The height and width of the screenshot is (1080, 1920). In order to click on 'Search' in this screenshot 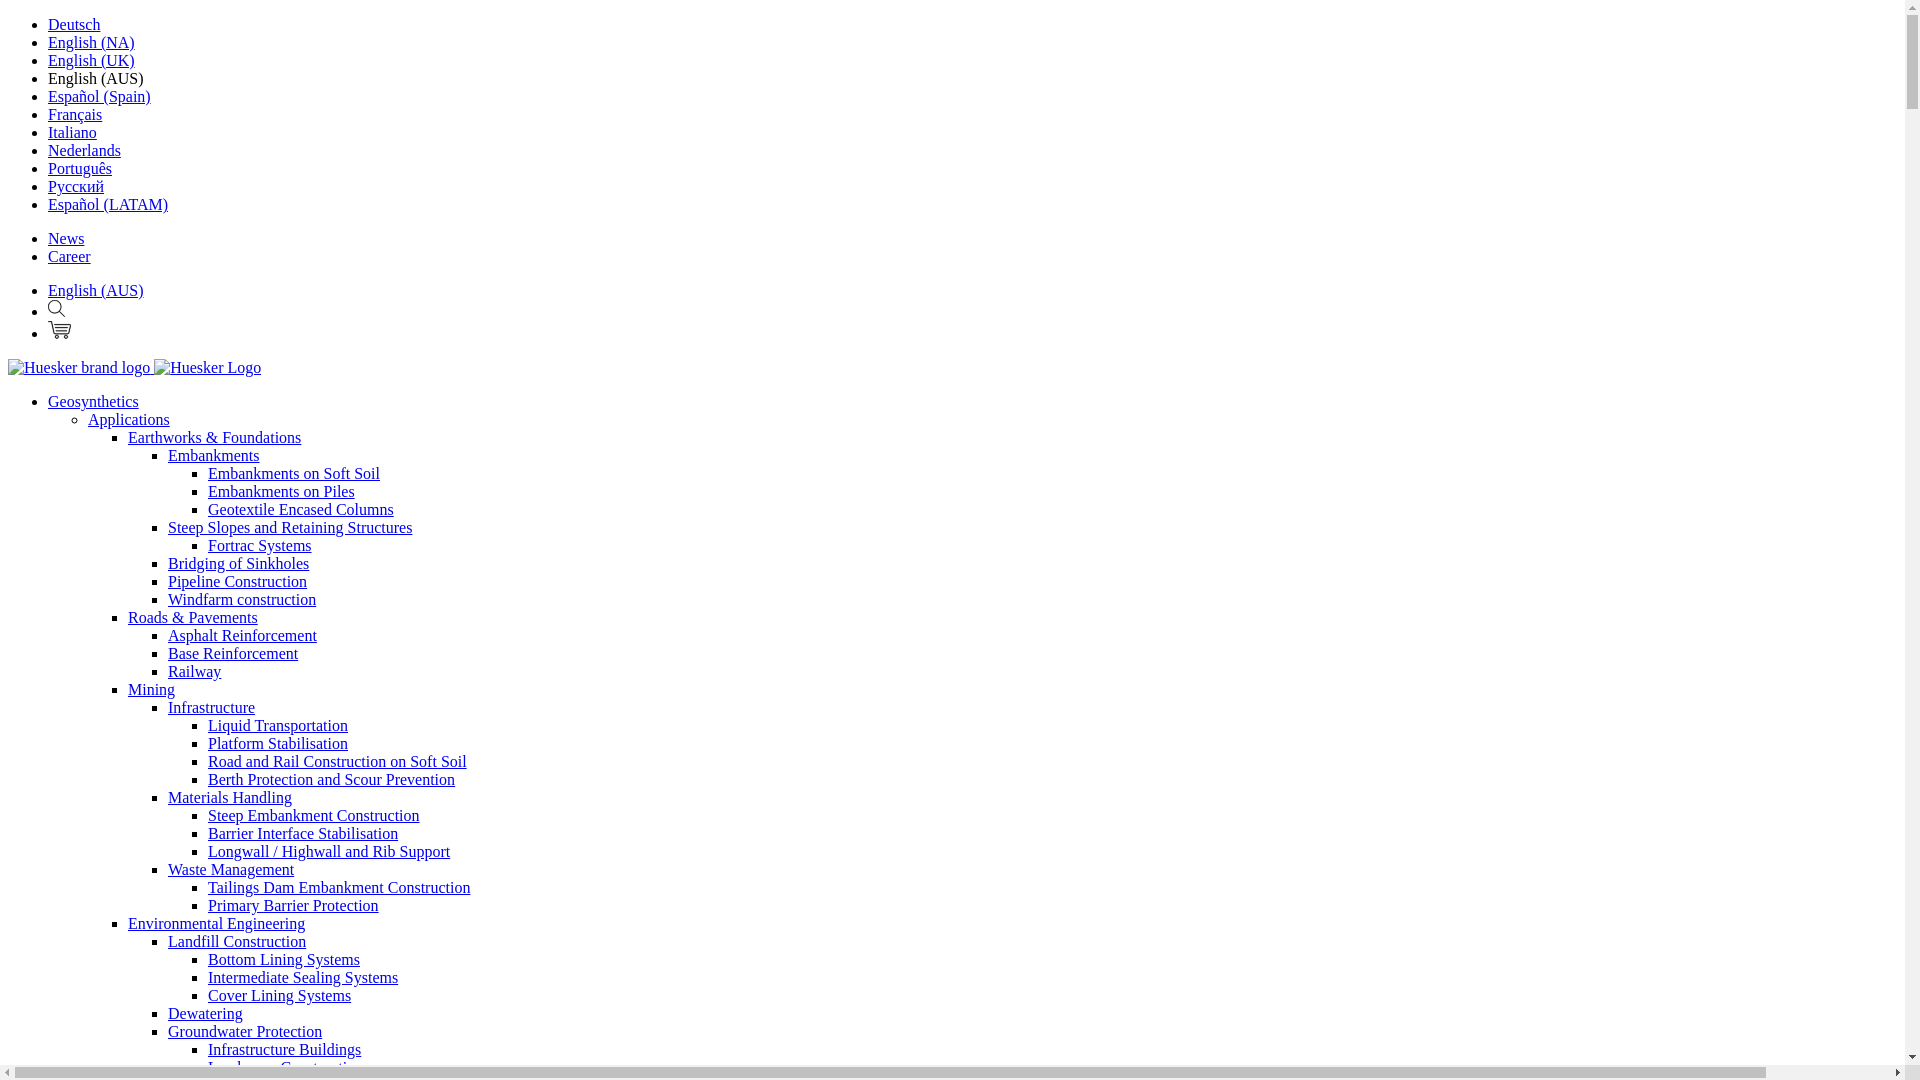, I will do `click(56, 311)`.